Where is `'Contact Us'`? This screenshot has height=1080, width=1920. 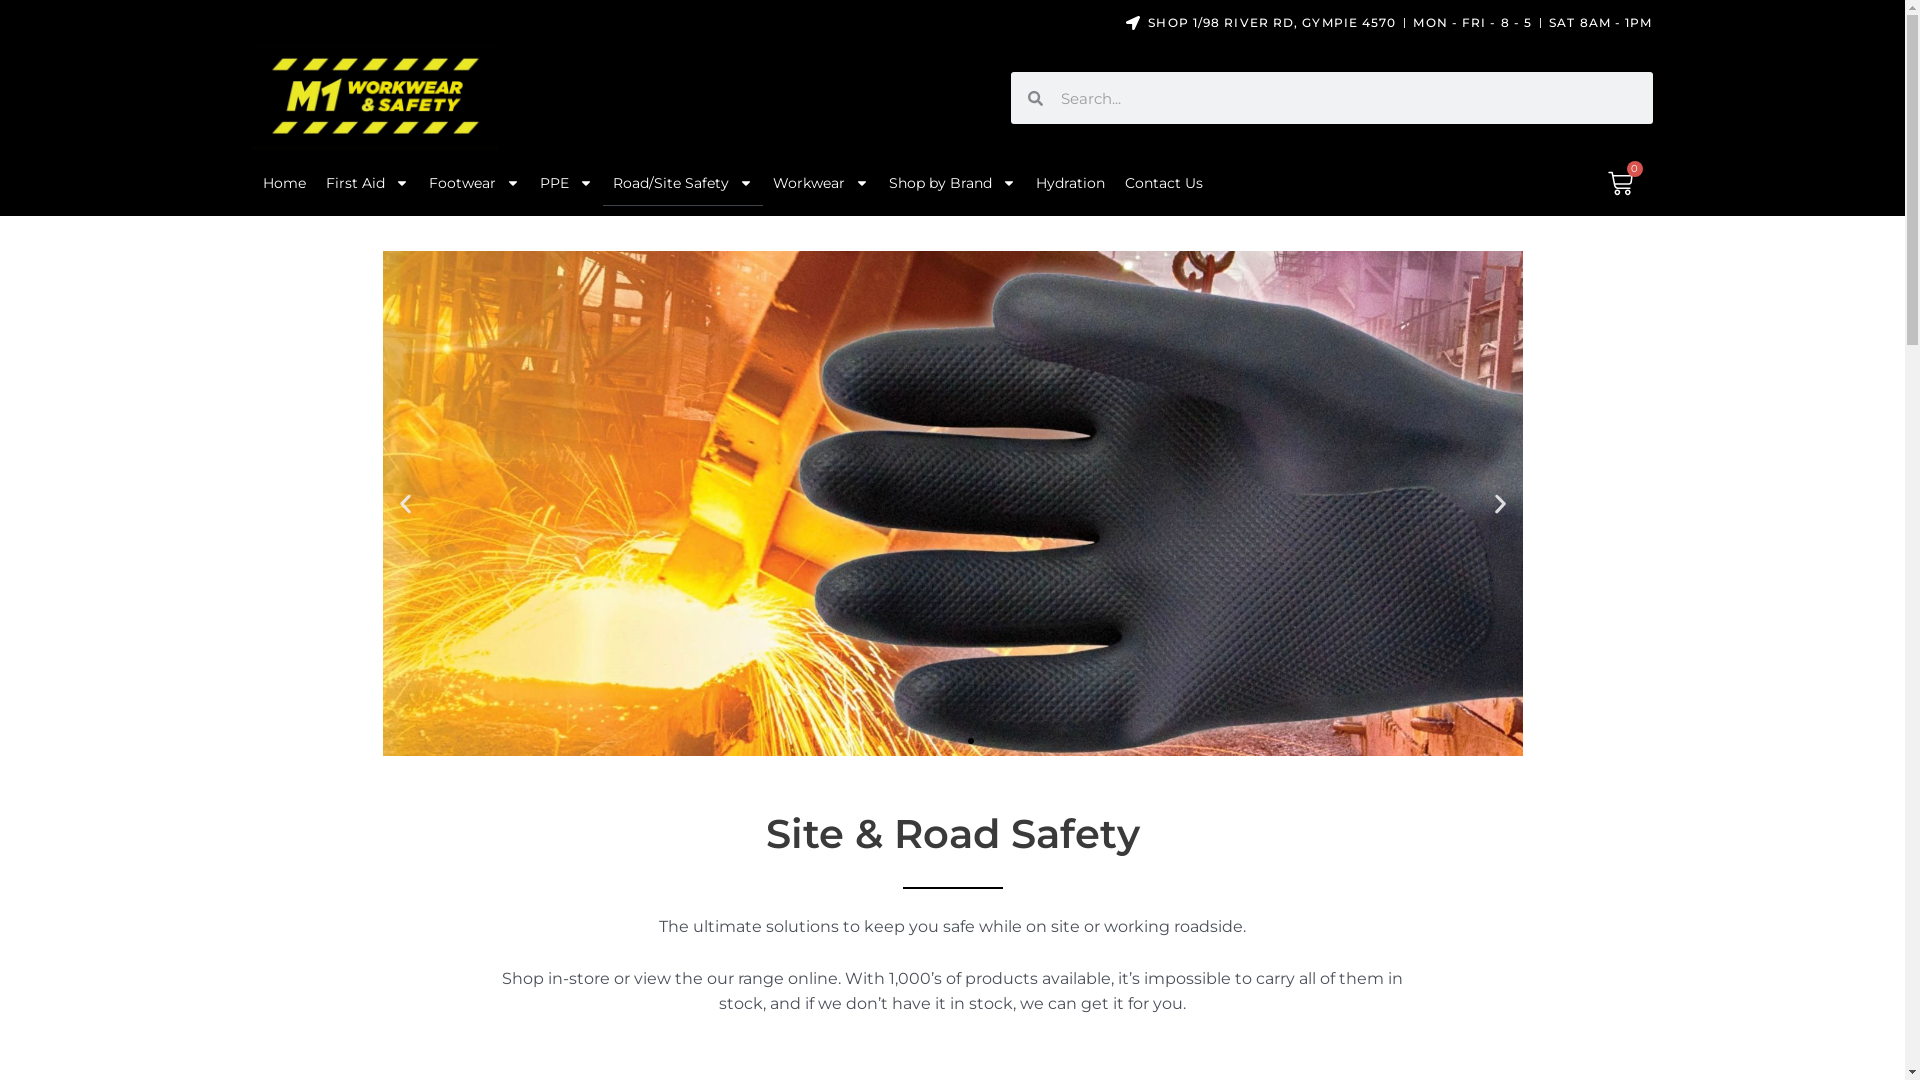
'Contact Us' is located at coordinates (1162, 182).